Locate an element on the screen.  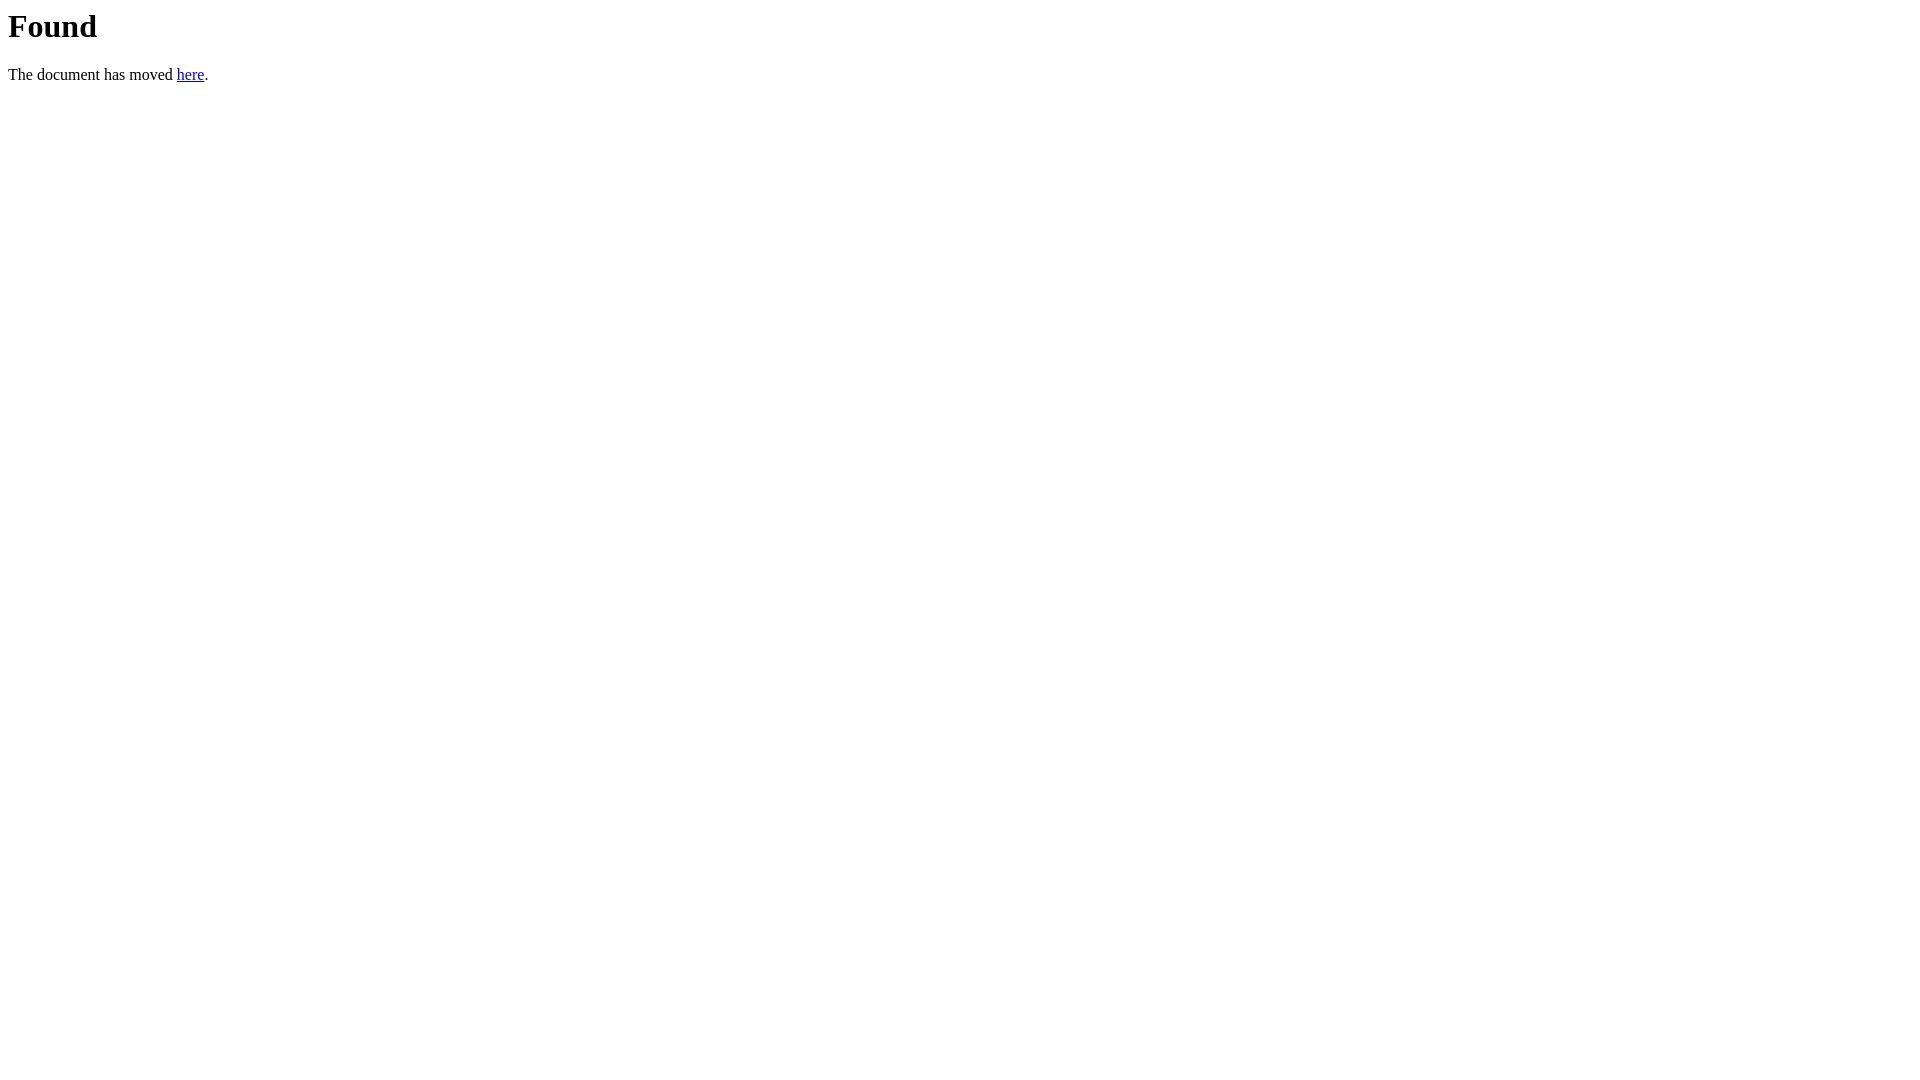
'here' is located at coordinates (177, 73).